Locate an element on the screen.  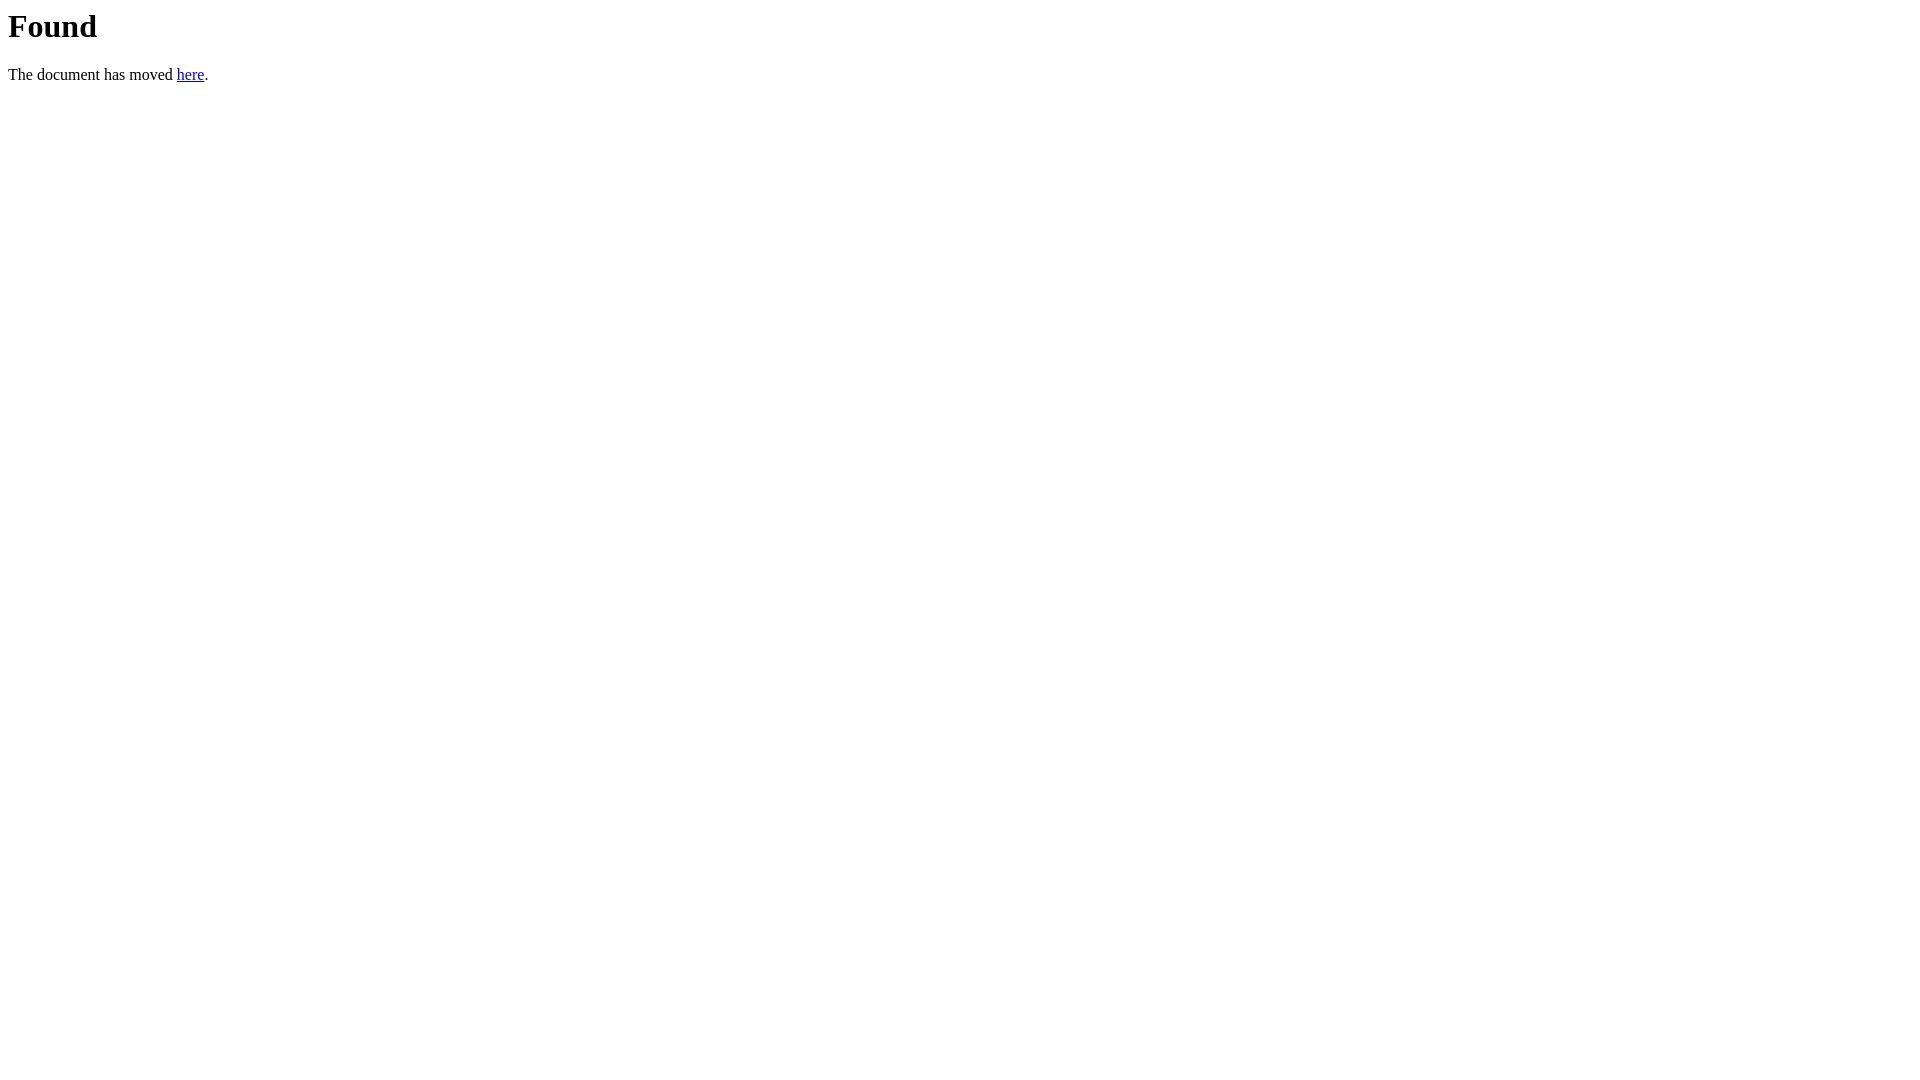
'here' is located at coordinates (177, 73).